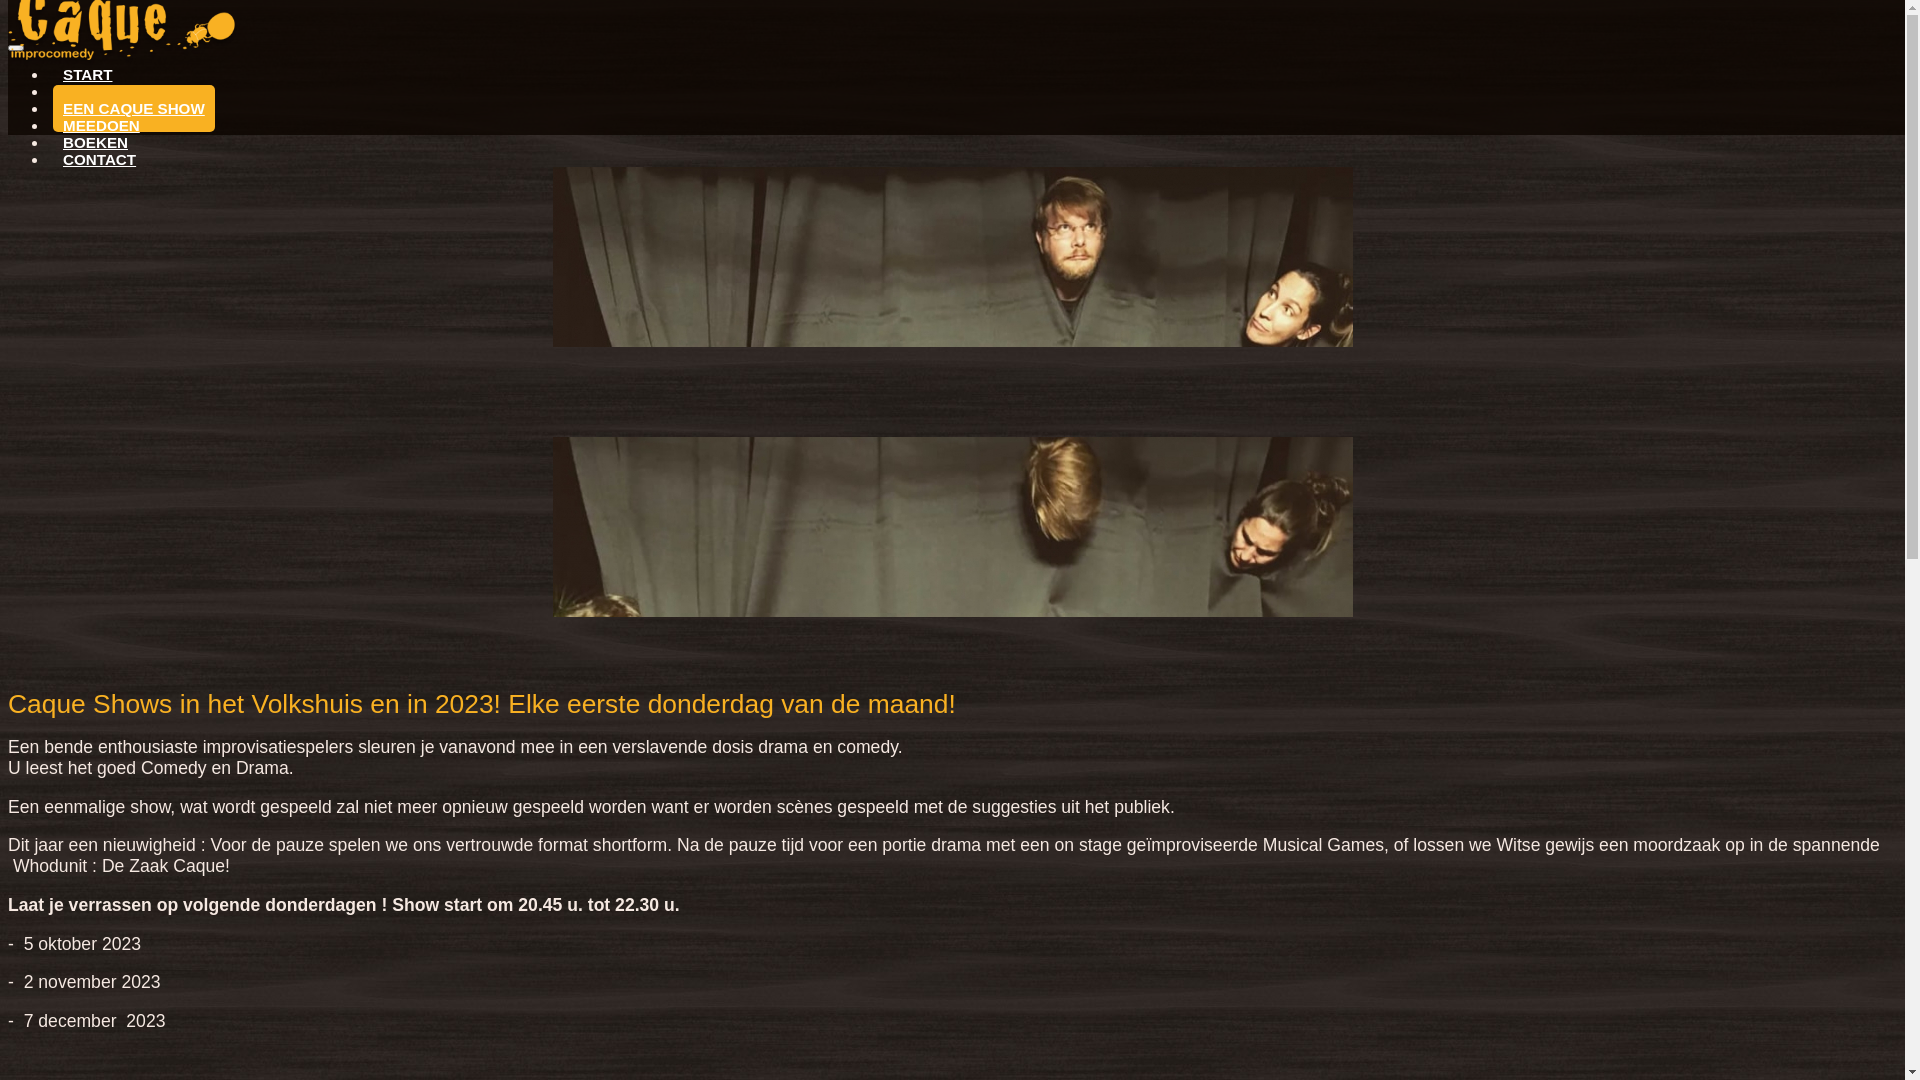 This screenshot has width=1920, height=1080. Describe the element at coordinates (98, 158) in the screenshot. I see `'CONTACT'` at that location.